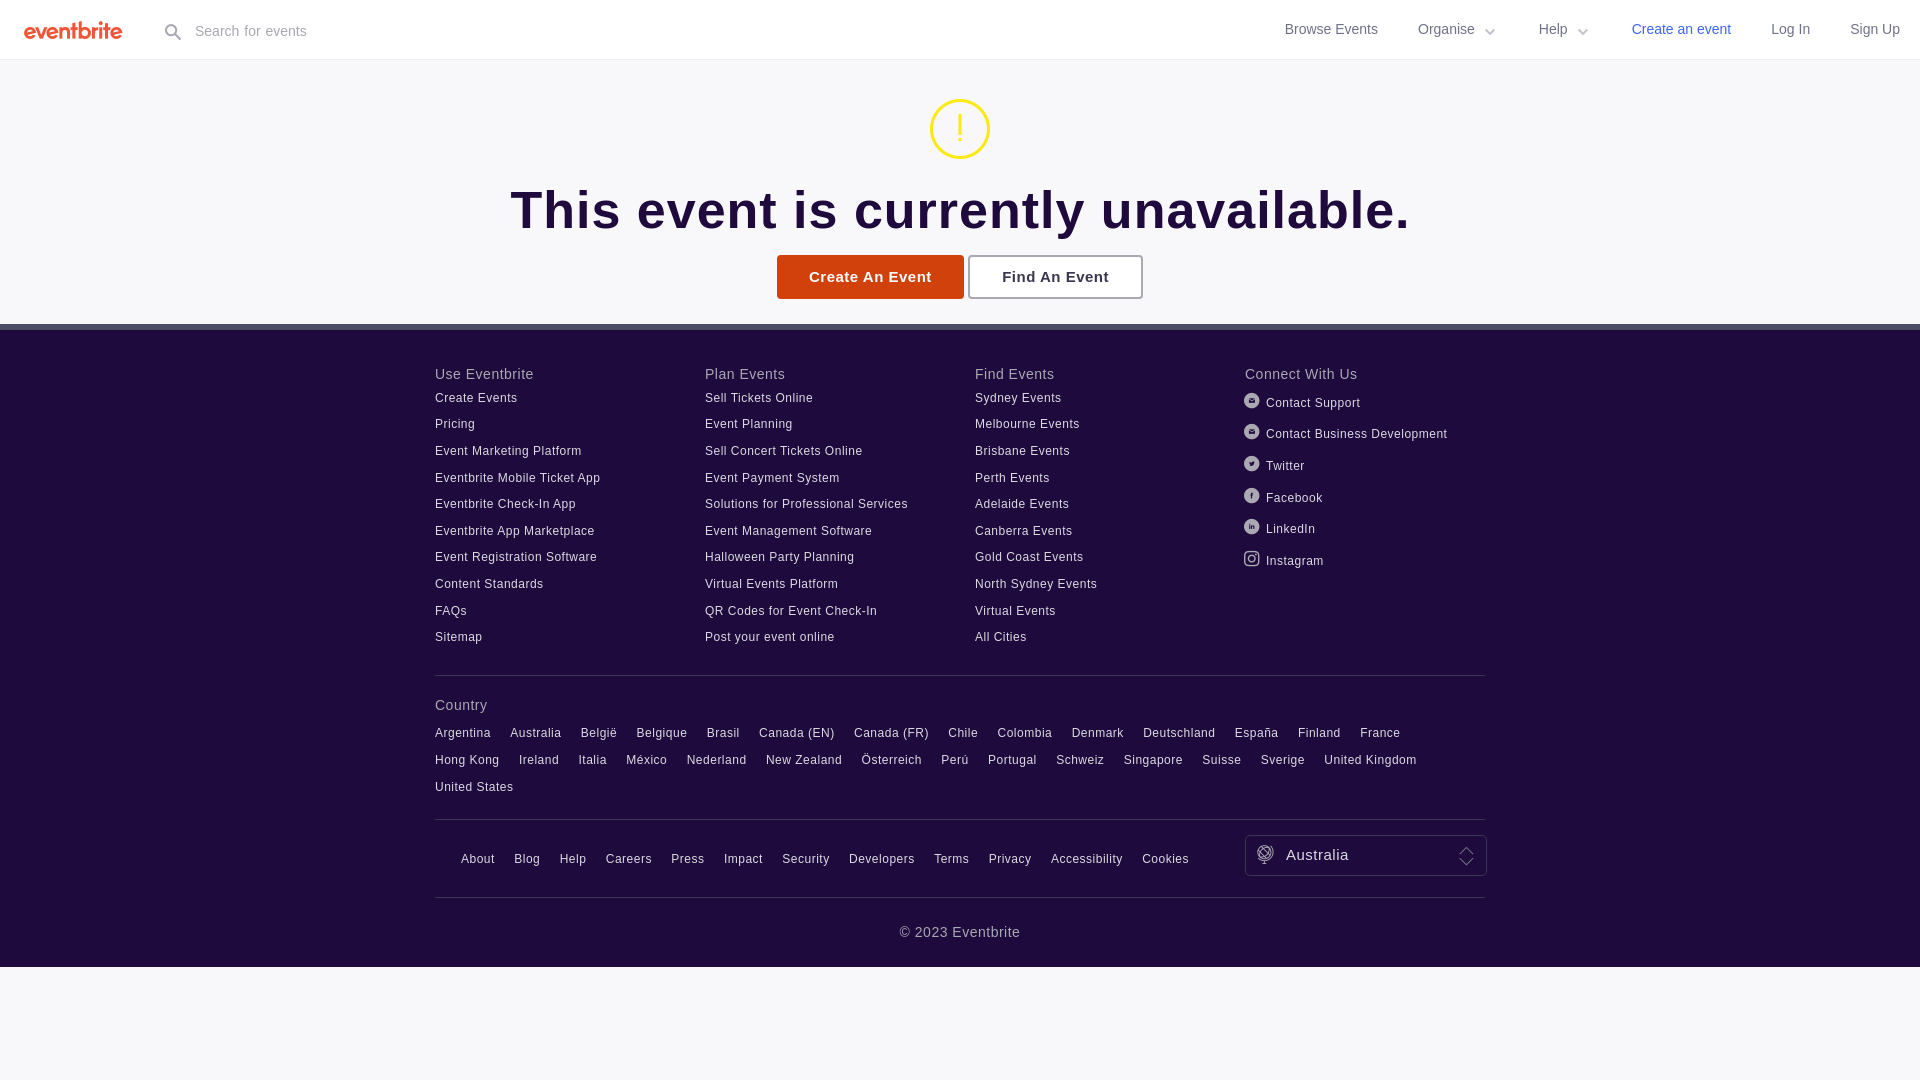  Describe the element at coordinates (805, 858) in the screenshot. I see `'Security'` at that location.